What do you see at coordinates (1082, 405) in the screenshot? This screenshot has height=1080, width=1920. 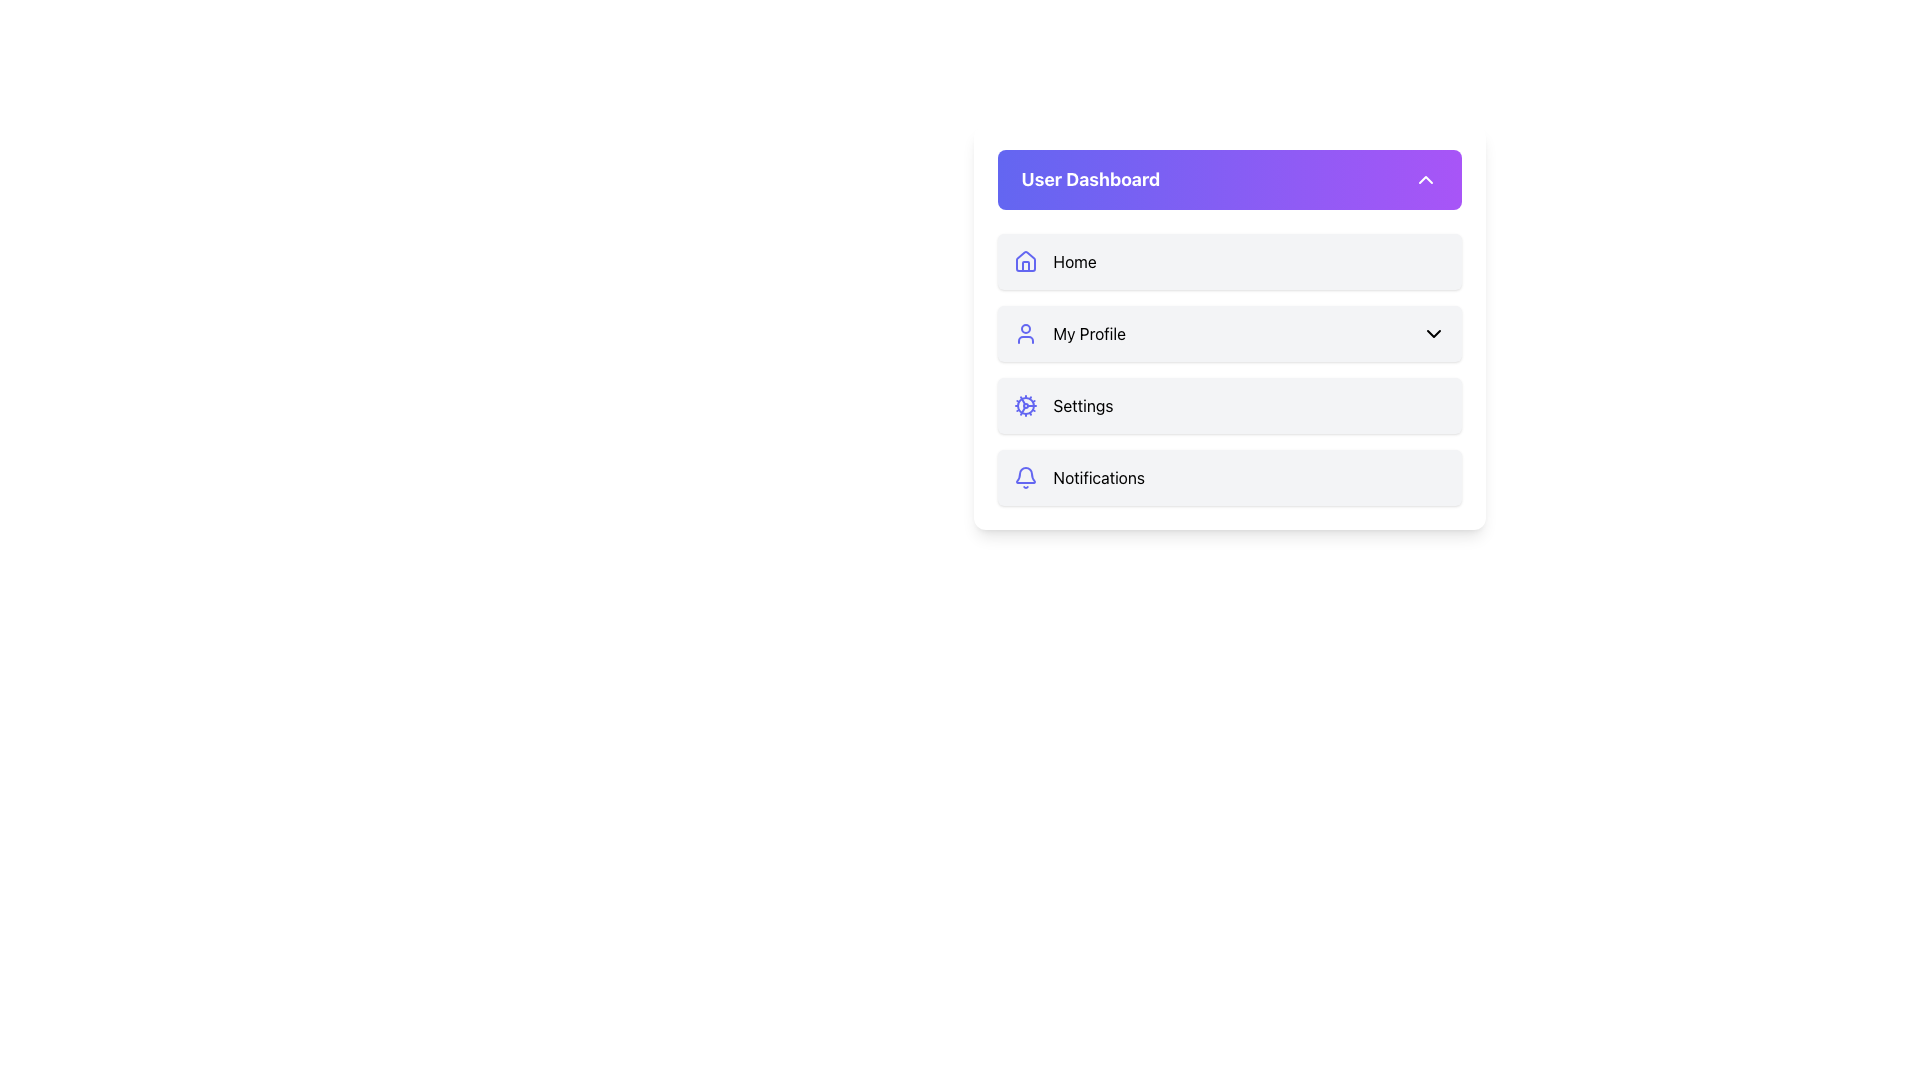 I see `the 'Settings' text label located within the third option of the vertical list in the user dashboard menu, which is styled with a sans-serif font and positioned between 'My Profile' and 'Notifications'` at bounding box center [1082, 405].